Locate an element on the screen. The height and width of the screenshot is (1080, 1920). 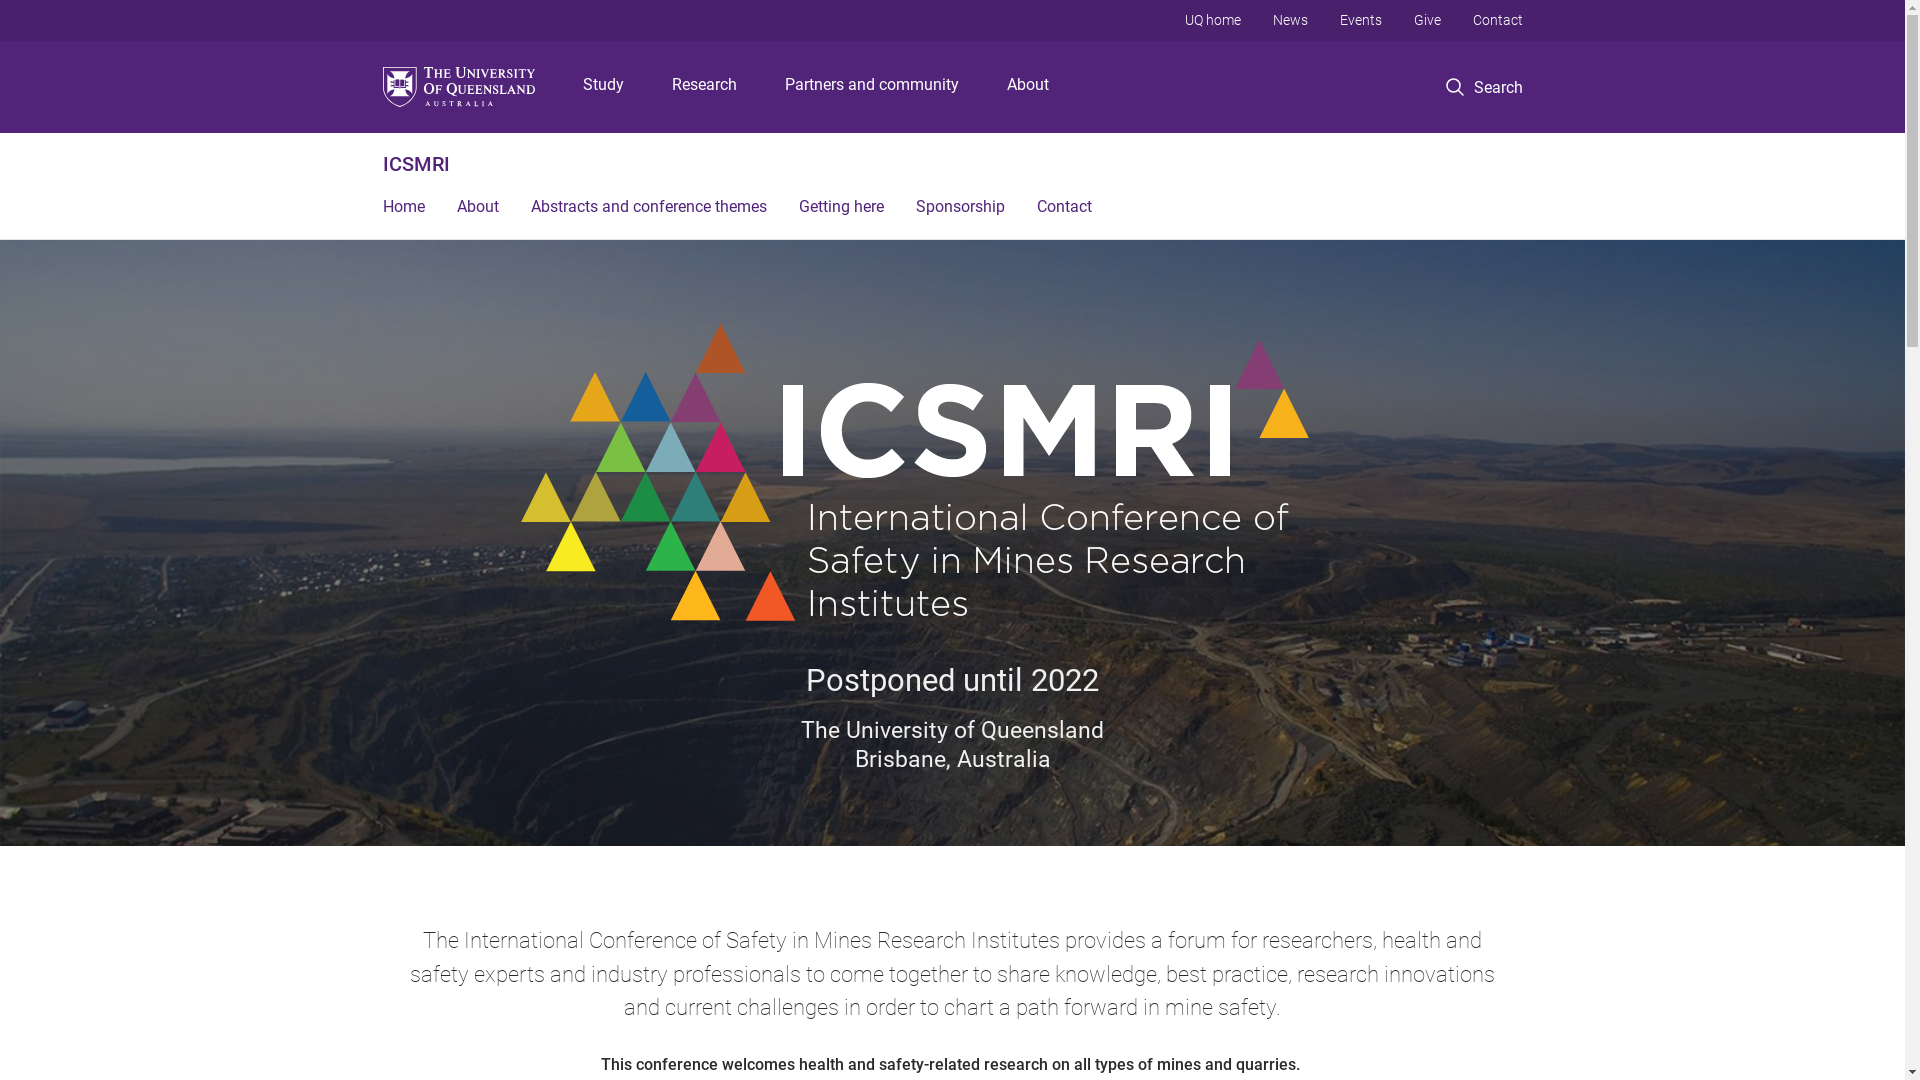
'Partners and community' is located at coordinates (872, 86).